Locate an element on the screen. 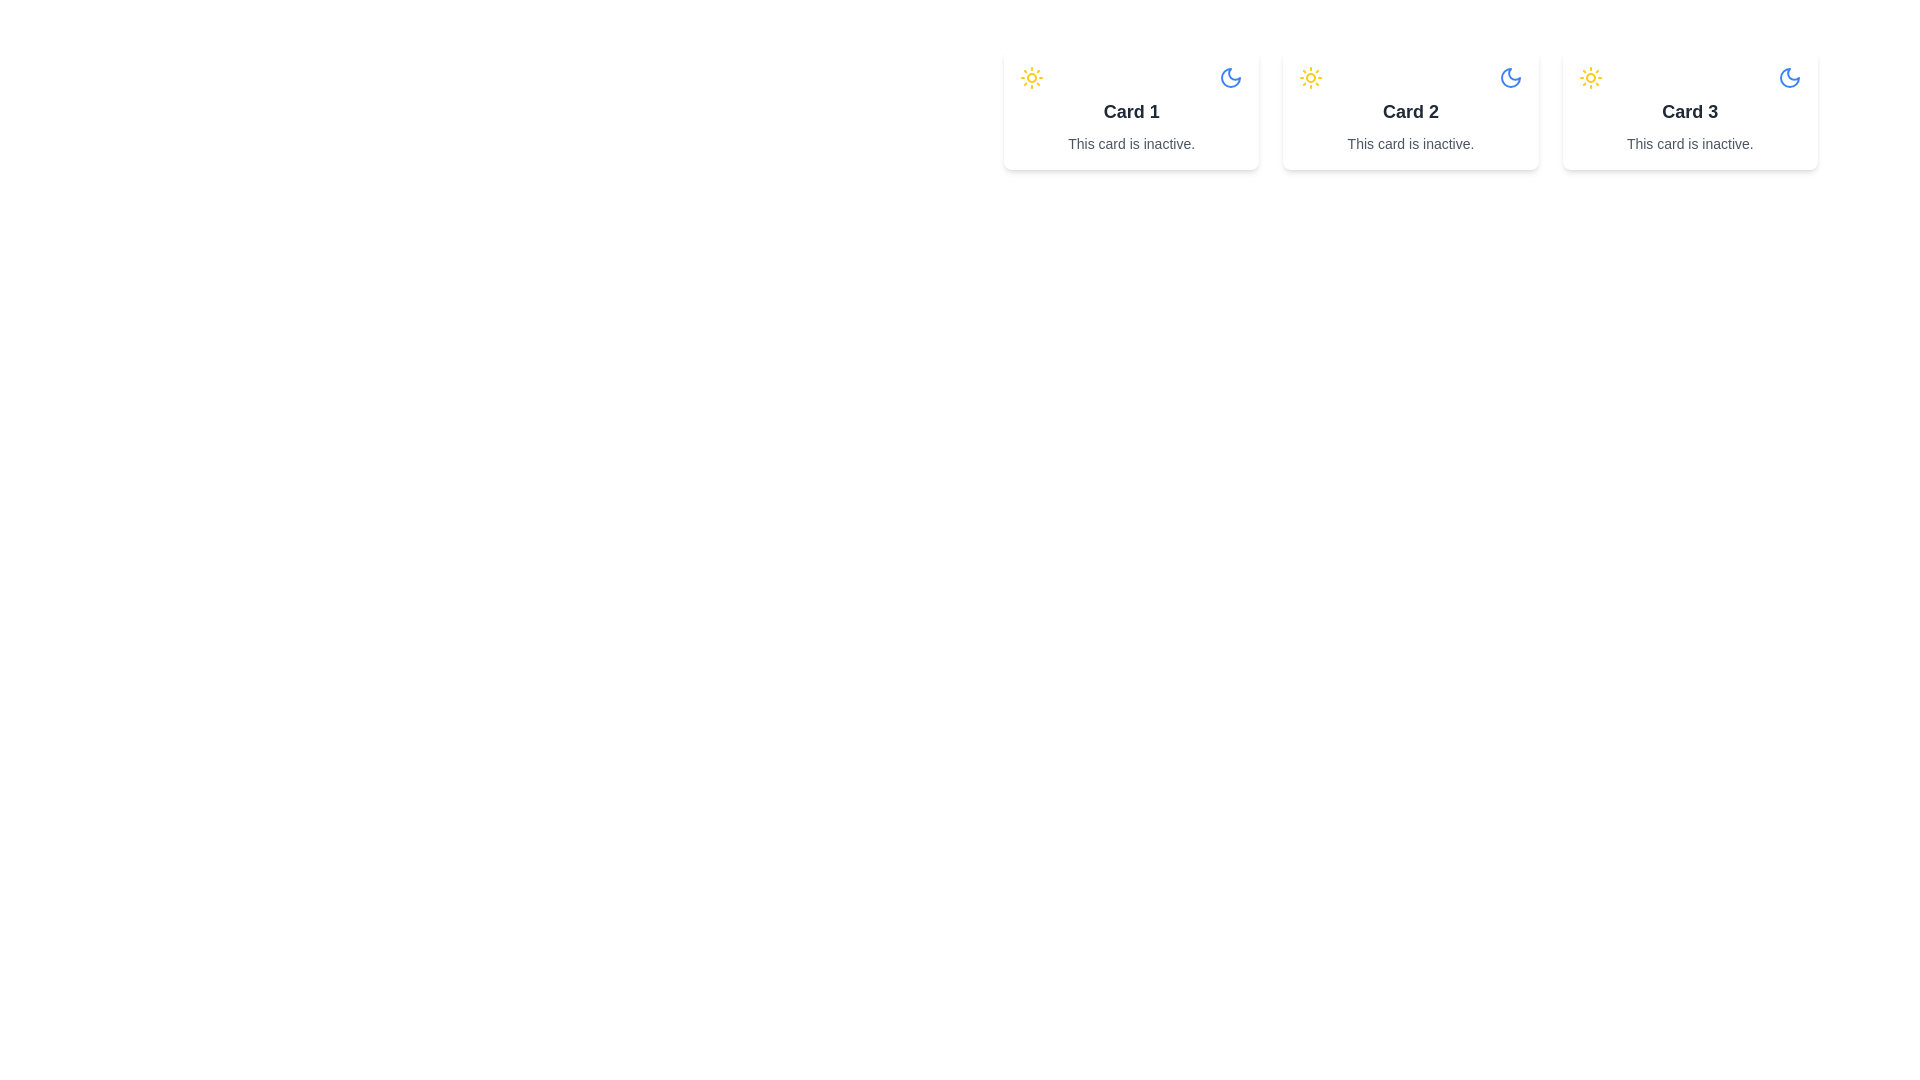  text content of the label that states 'This card is inactive.' located below the heading 'Card 2' in the second card of the horizontally aligned card layout is located at coordinates (1410, 142).